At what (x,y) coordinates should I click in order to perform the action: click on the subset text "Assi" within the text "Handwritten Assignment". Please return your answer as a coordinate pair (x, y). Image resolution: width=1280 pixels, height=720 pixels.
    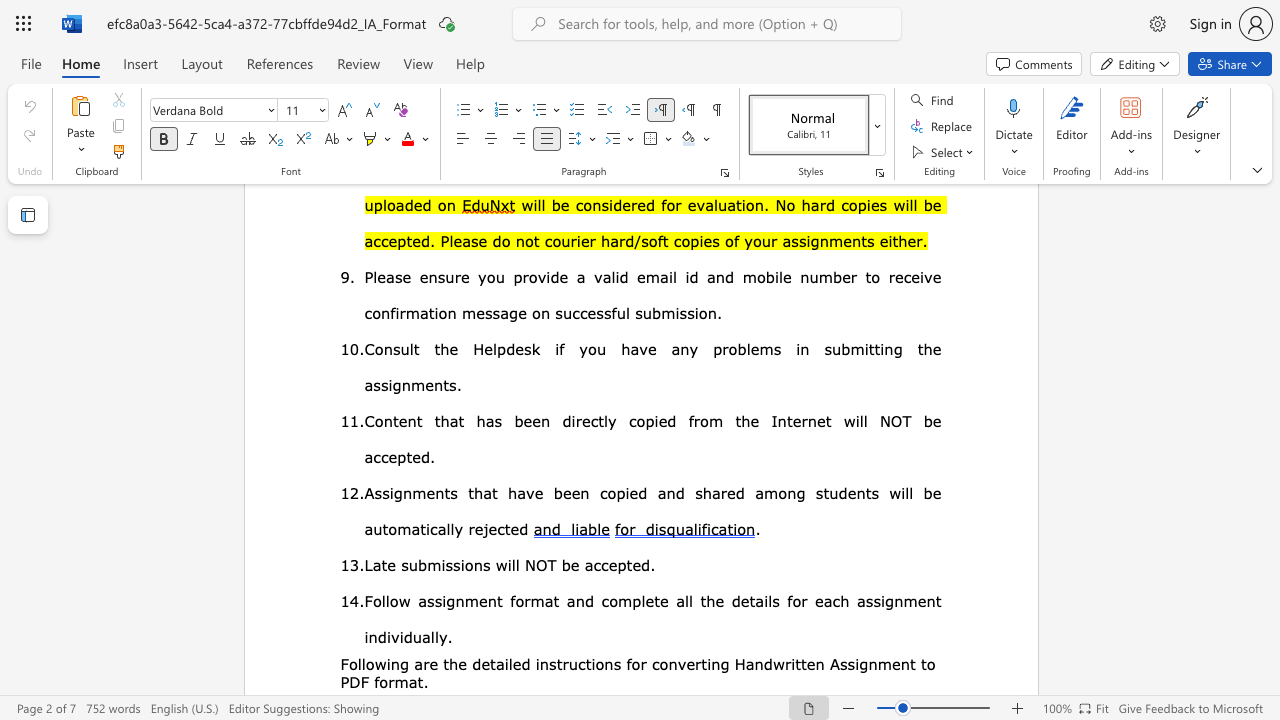
    Looking at the image, I should click on (829, 663).